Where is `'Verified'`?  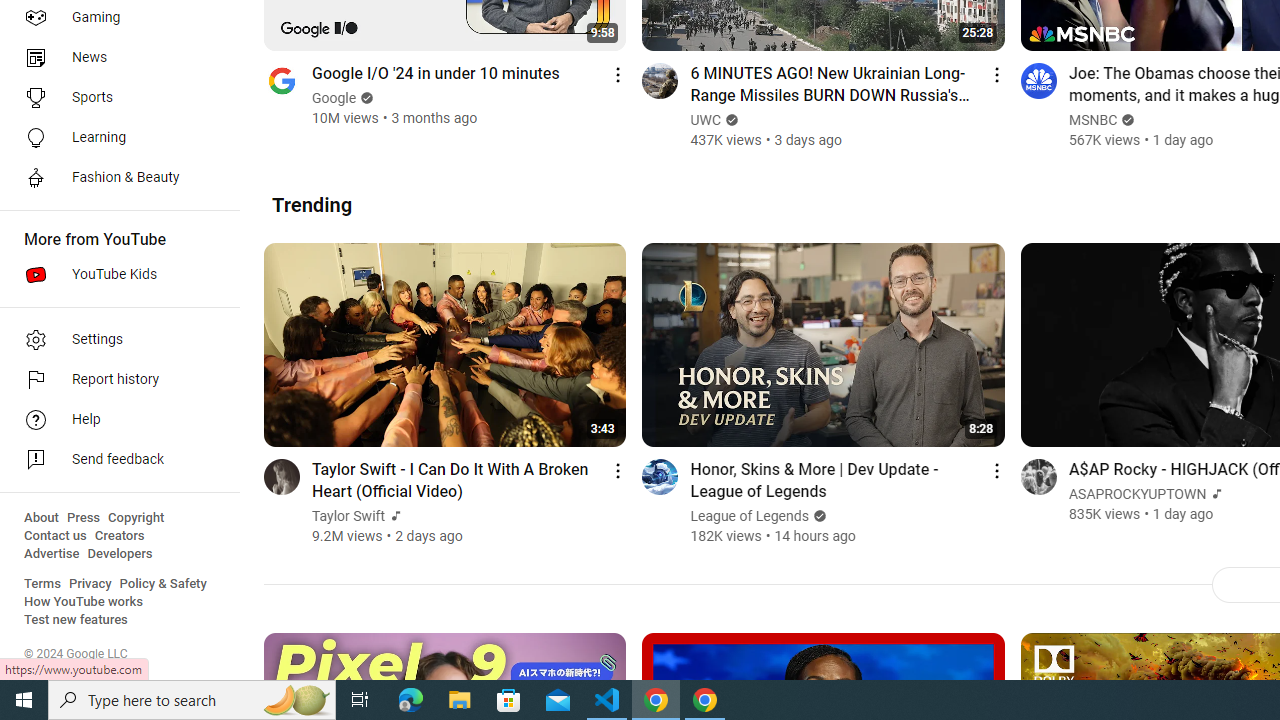 'Verified' is located at coordinates (817, 515).